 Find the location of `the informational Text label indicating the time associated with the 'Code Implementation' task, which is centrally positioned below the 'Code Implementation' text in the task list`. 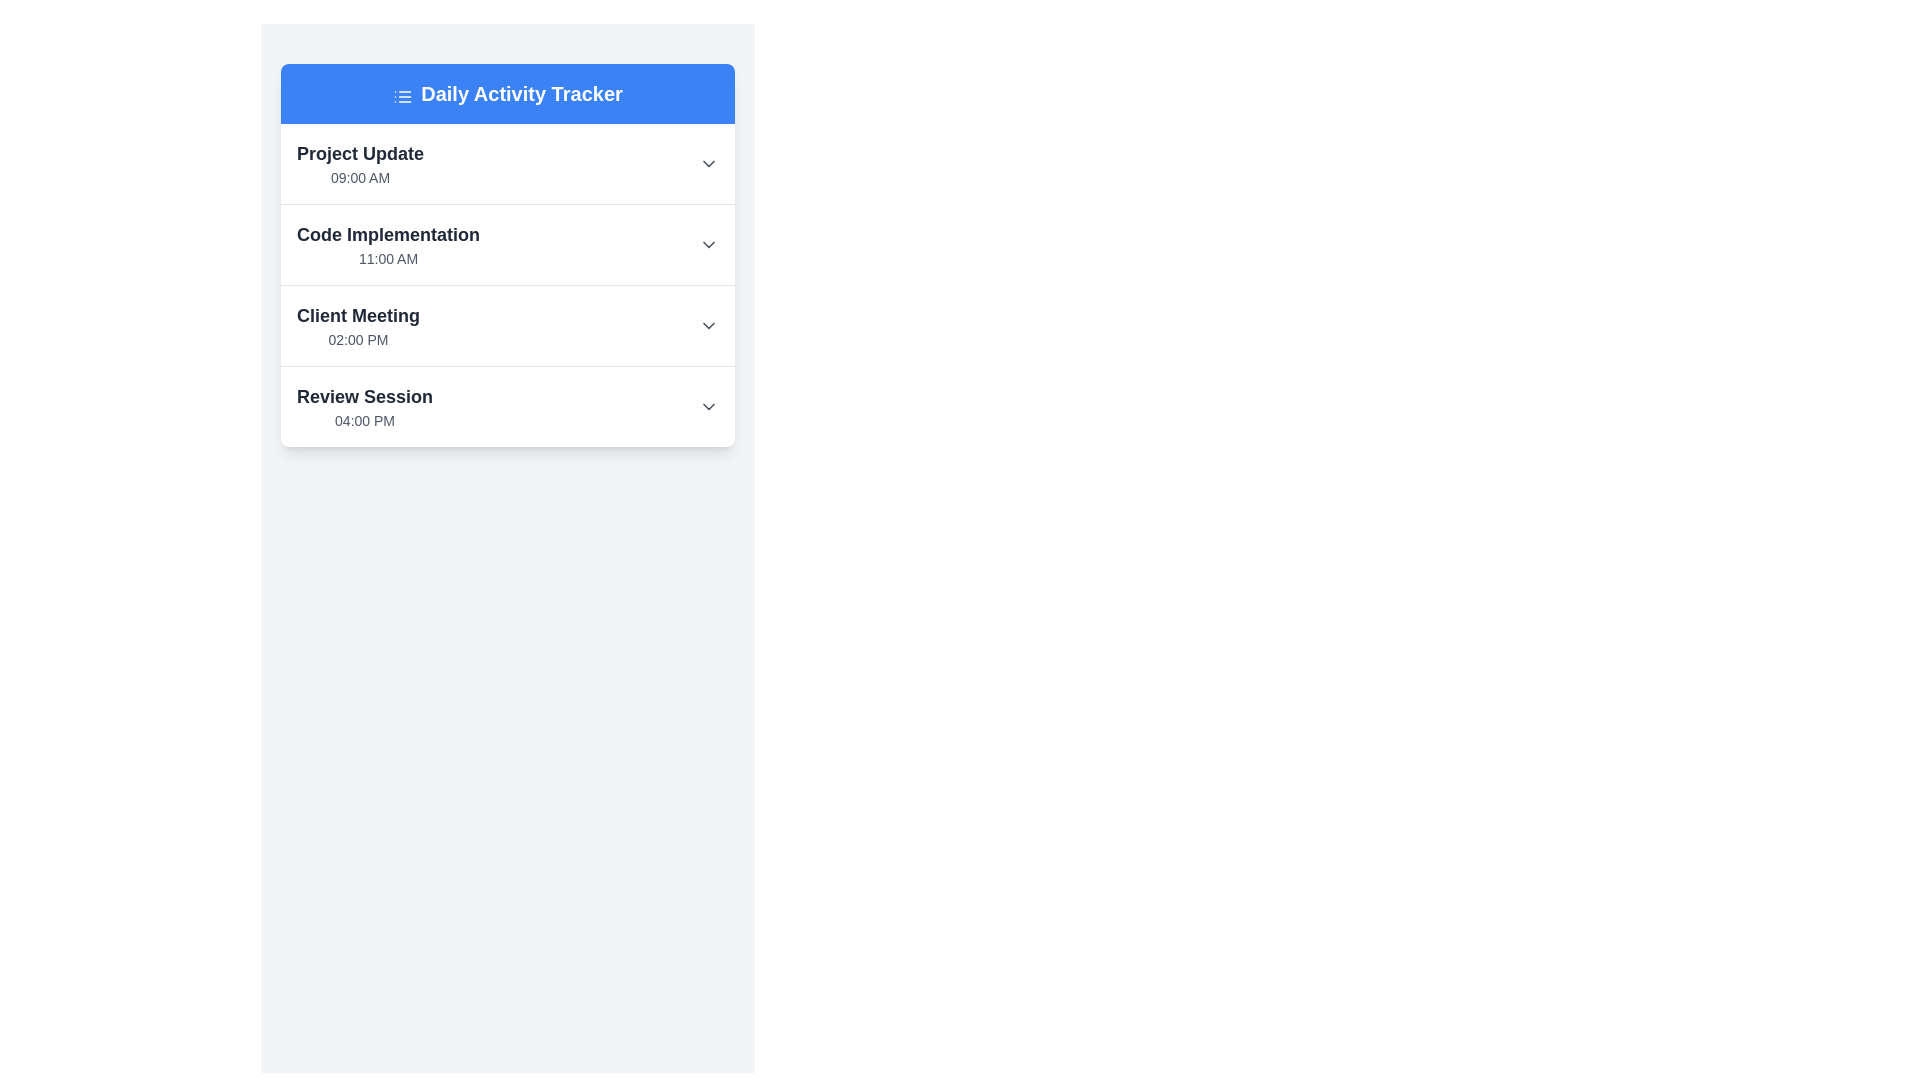

the informational Text label indicating the time associated with the 'Code Implementation' task, which is centrally positioned below the 'Code Implementation' text in the task list is located at coordinates (388, 257).